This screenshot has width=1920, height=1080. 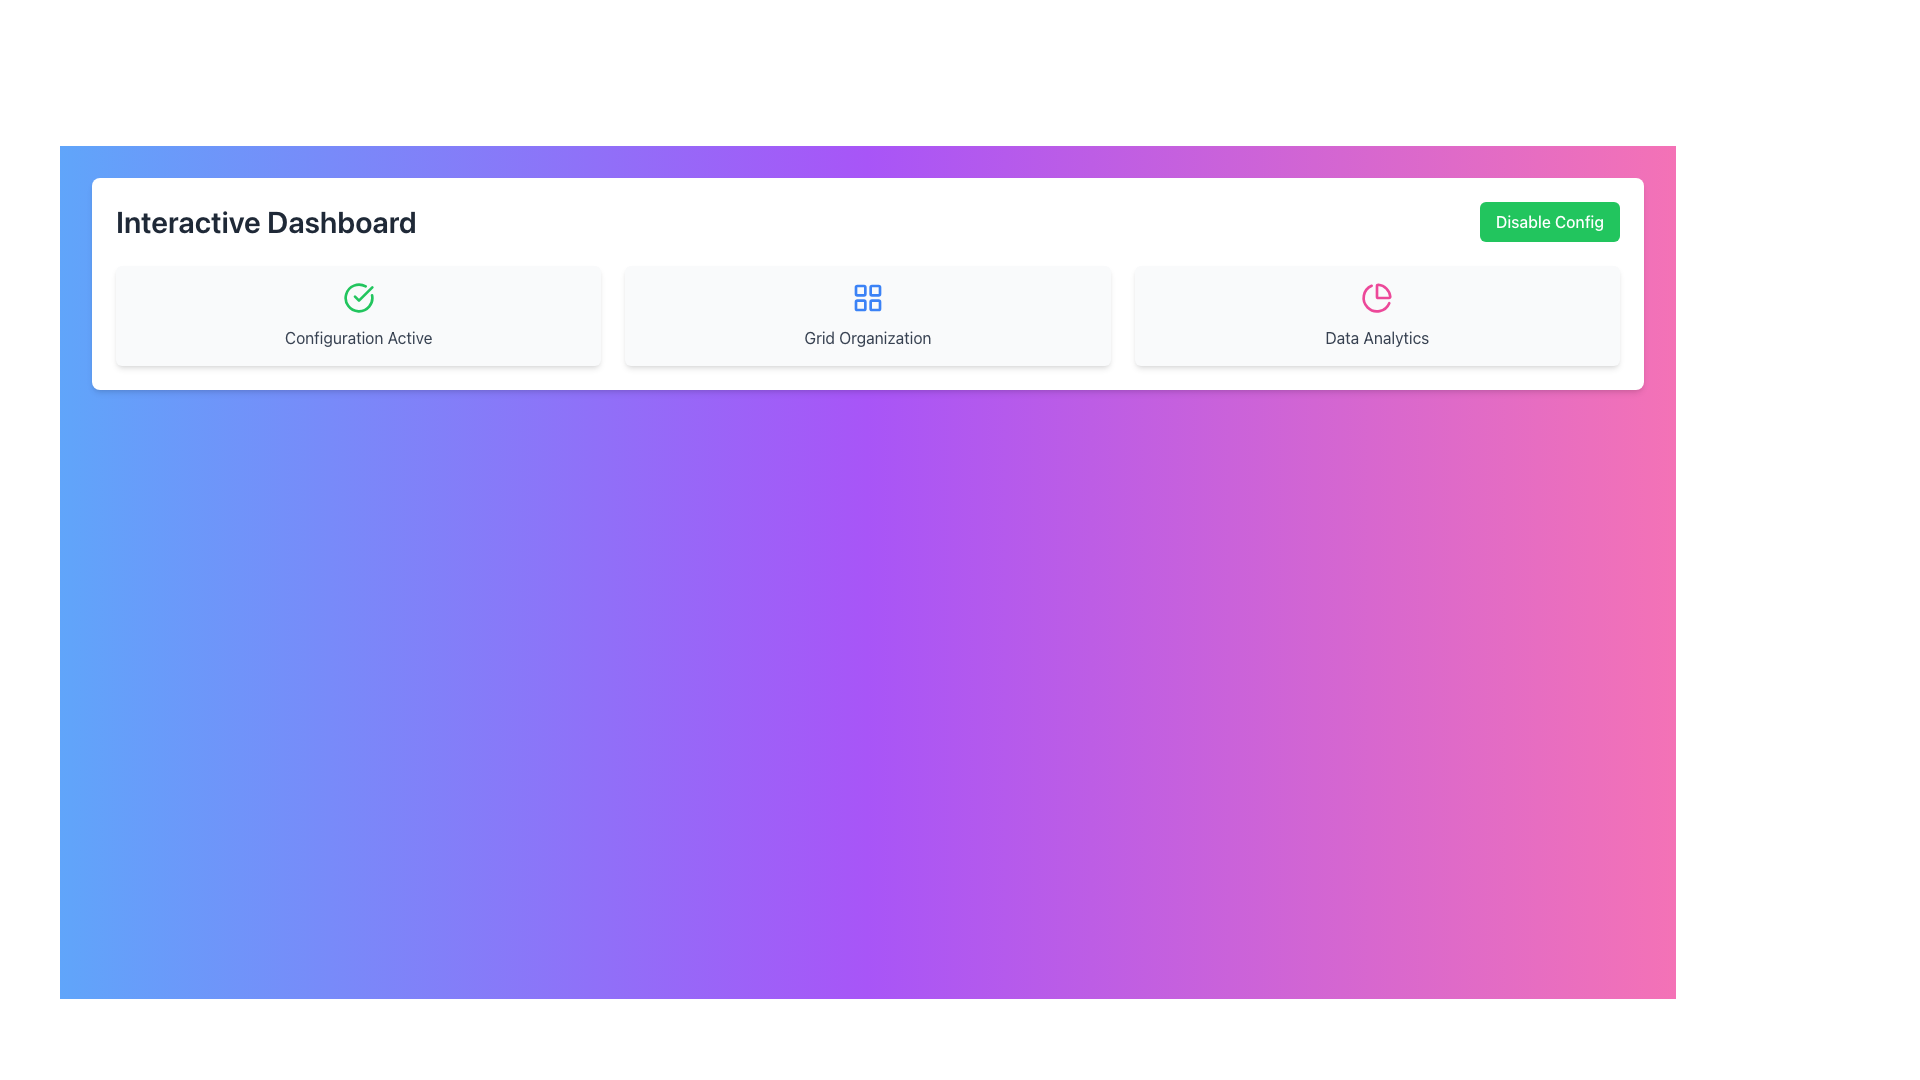 What do you see at coordinates (860, 305) in the screenshot?
I see `the visual representation of the small square located in the bottom-left corner of the grid icon within the 'Grid Organization' card` at bounding box center [860, 305].